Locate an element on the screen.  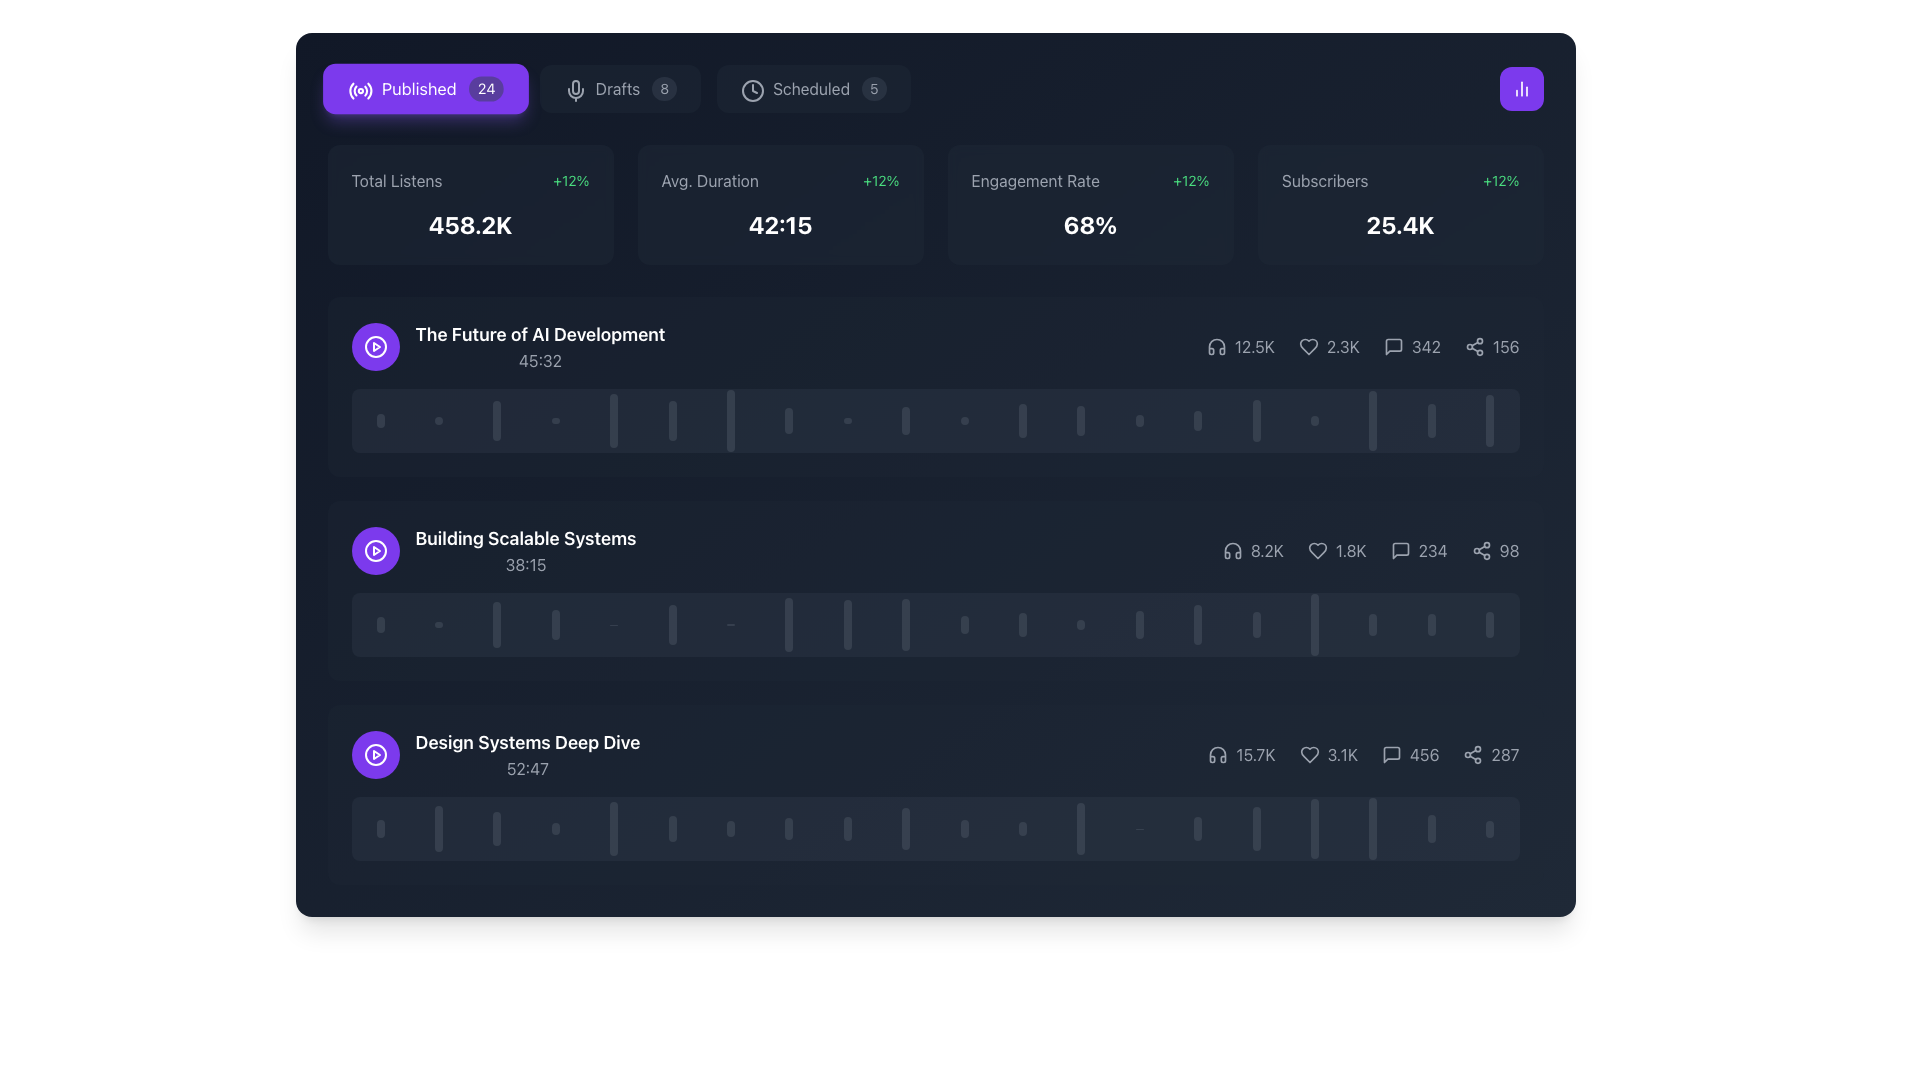
the static text representing the statistic for listens or engagements, located in the first row of the list structure, to the right of the headphone icon and to the left of other statistic icons is located at coordinates (1253, 346).